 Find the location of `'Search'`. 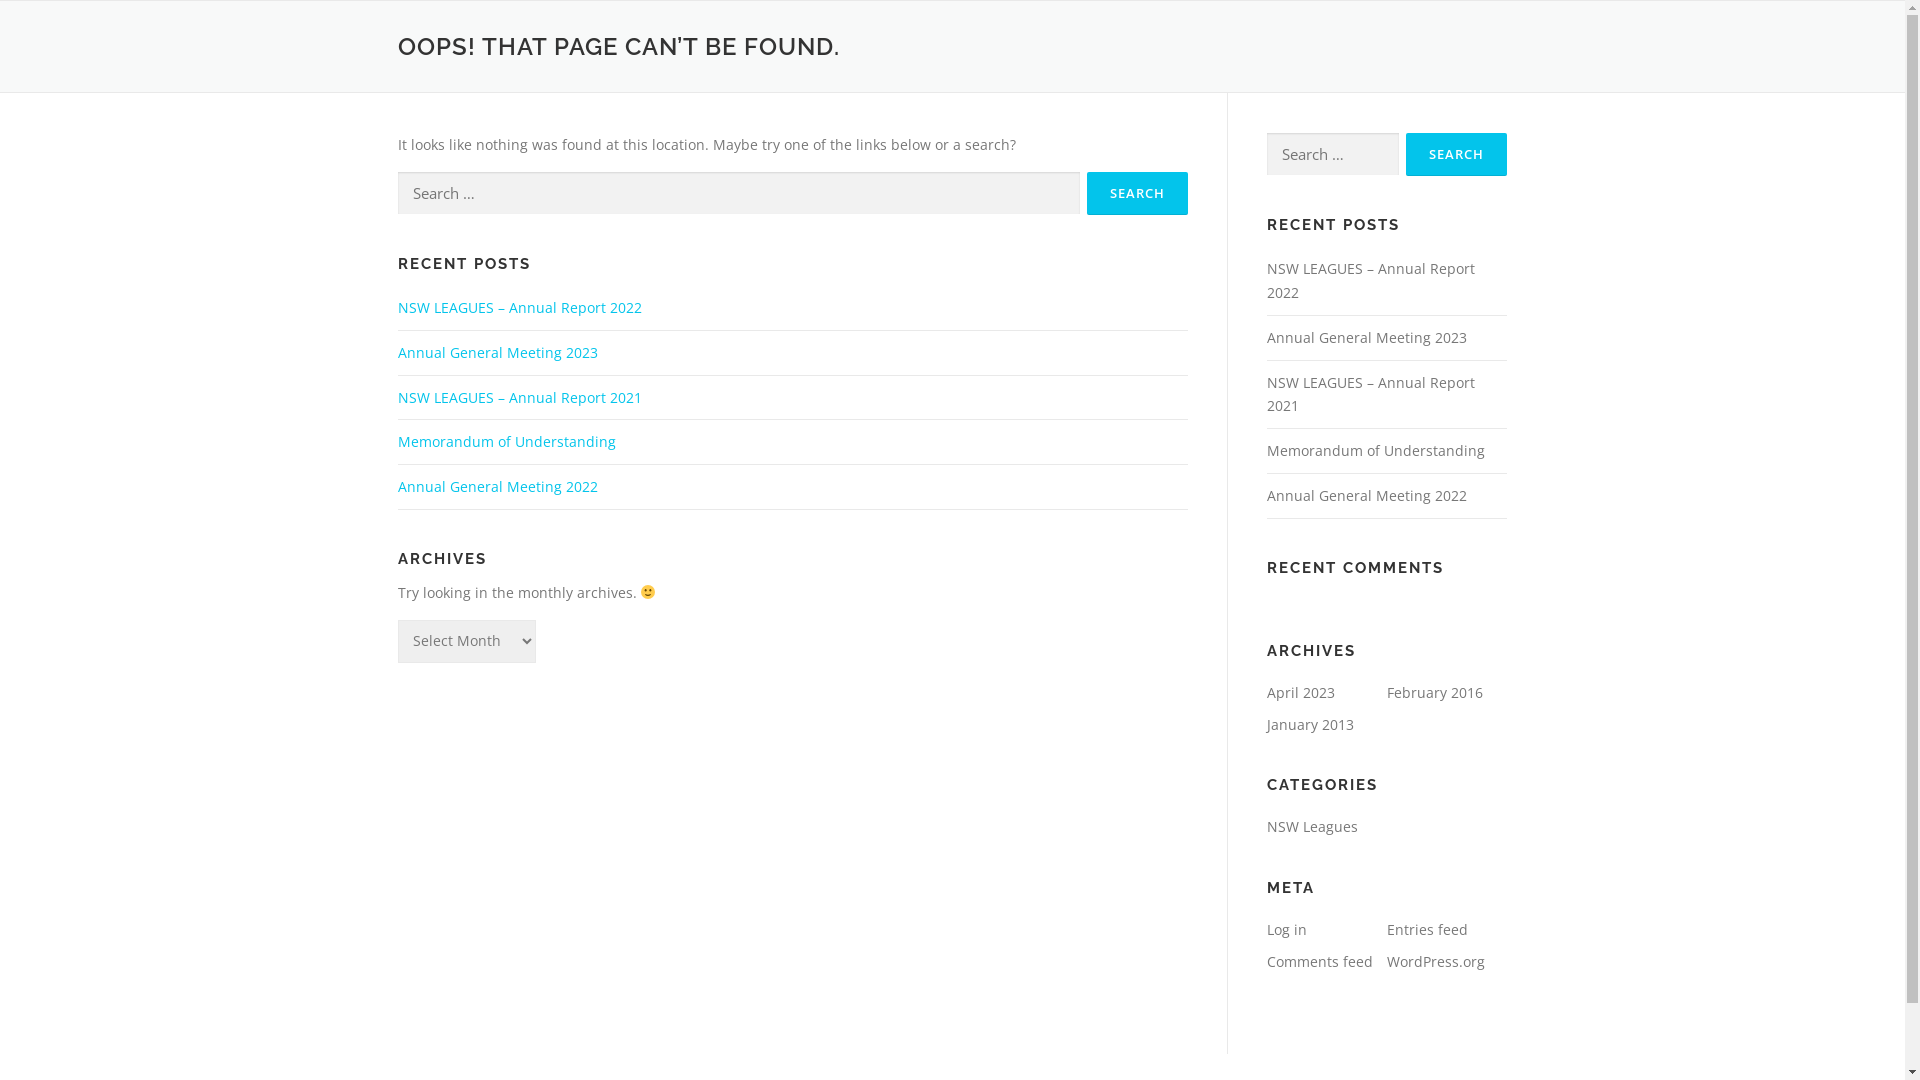

'Search' is located at coordinates (1456, 153).